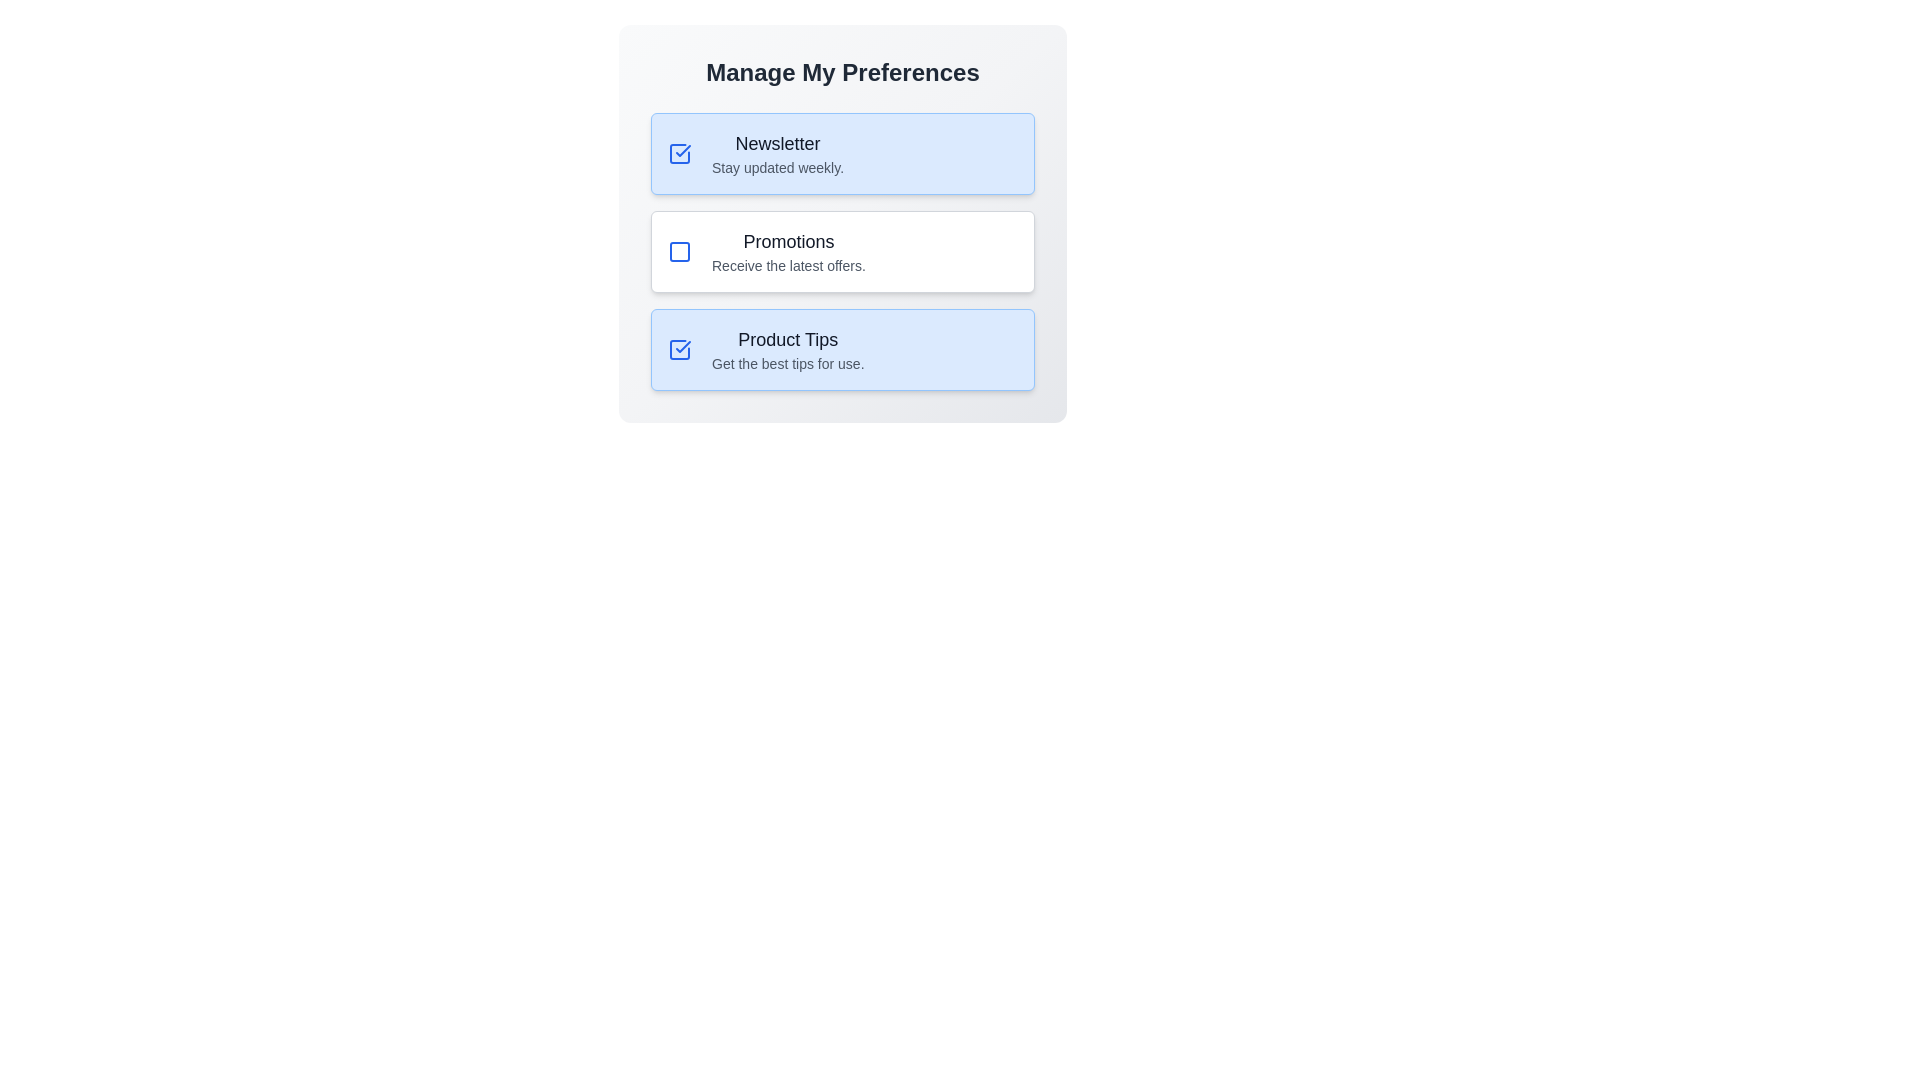 The width and height of the screenshot is (1920, 1080). I want to click on the 'Promotions' preference option description, which is a static text element located centrally within its white rounded rectangular section, positioned between 'Newsletter' and 'Product Tips', so click(787, 250).